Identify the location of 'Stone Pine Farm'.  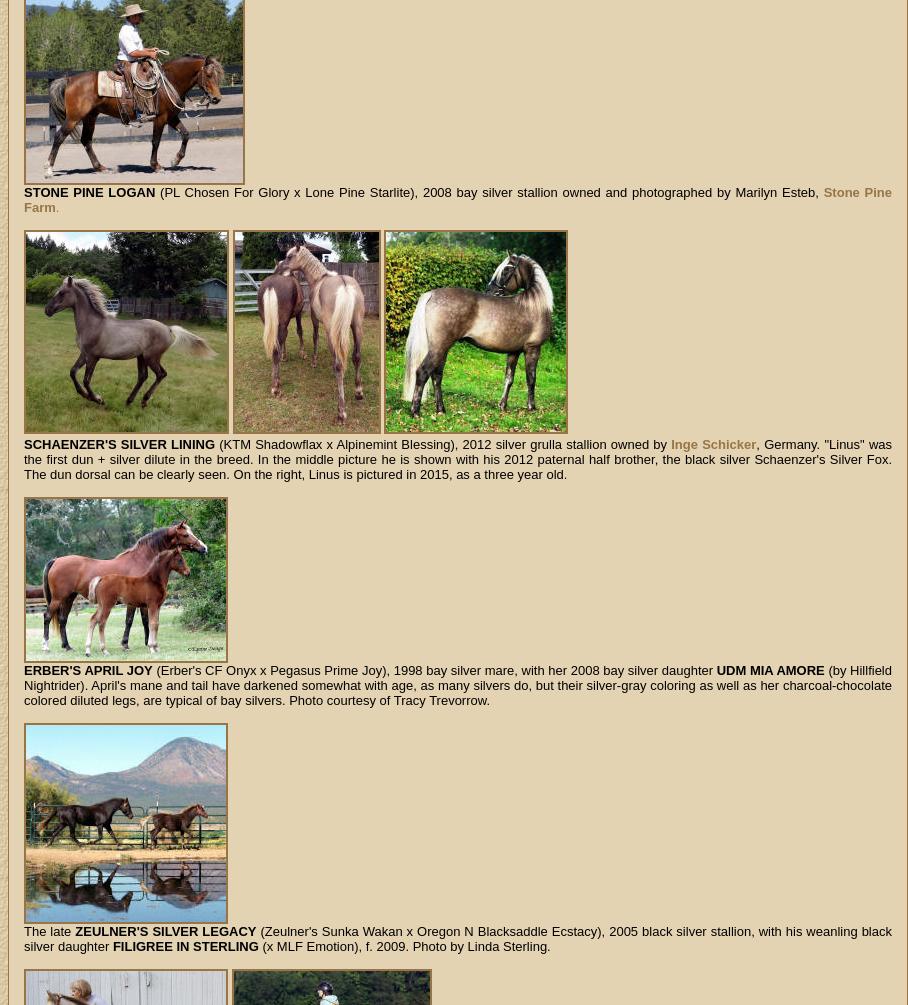
(456, 198).